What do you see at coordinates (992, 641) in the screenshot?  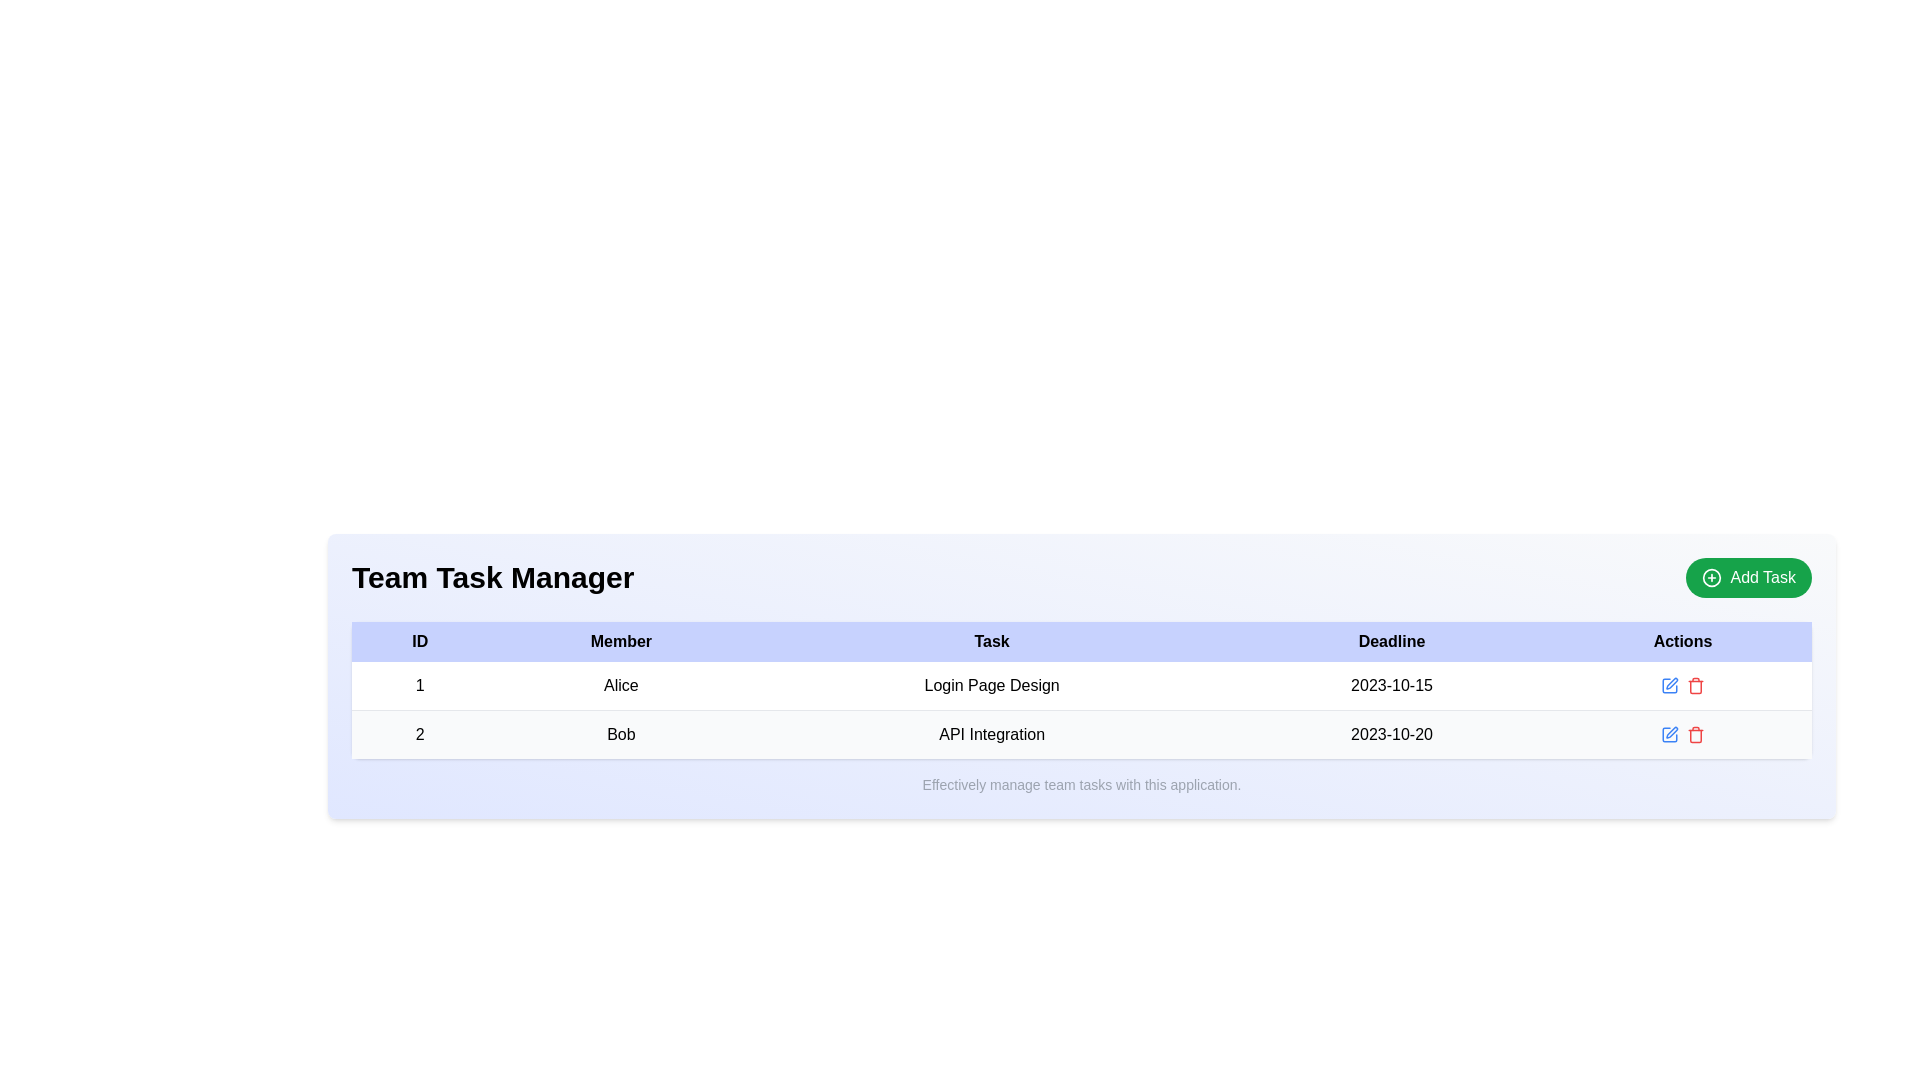 I see `the text label displaying 'Task' in black font, which is centered within a light blue rectangular background in the header row of the Team Task Manager table` at bounding box center [992, 641].